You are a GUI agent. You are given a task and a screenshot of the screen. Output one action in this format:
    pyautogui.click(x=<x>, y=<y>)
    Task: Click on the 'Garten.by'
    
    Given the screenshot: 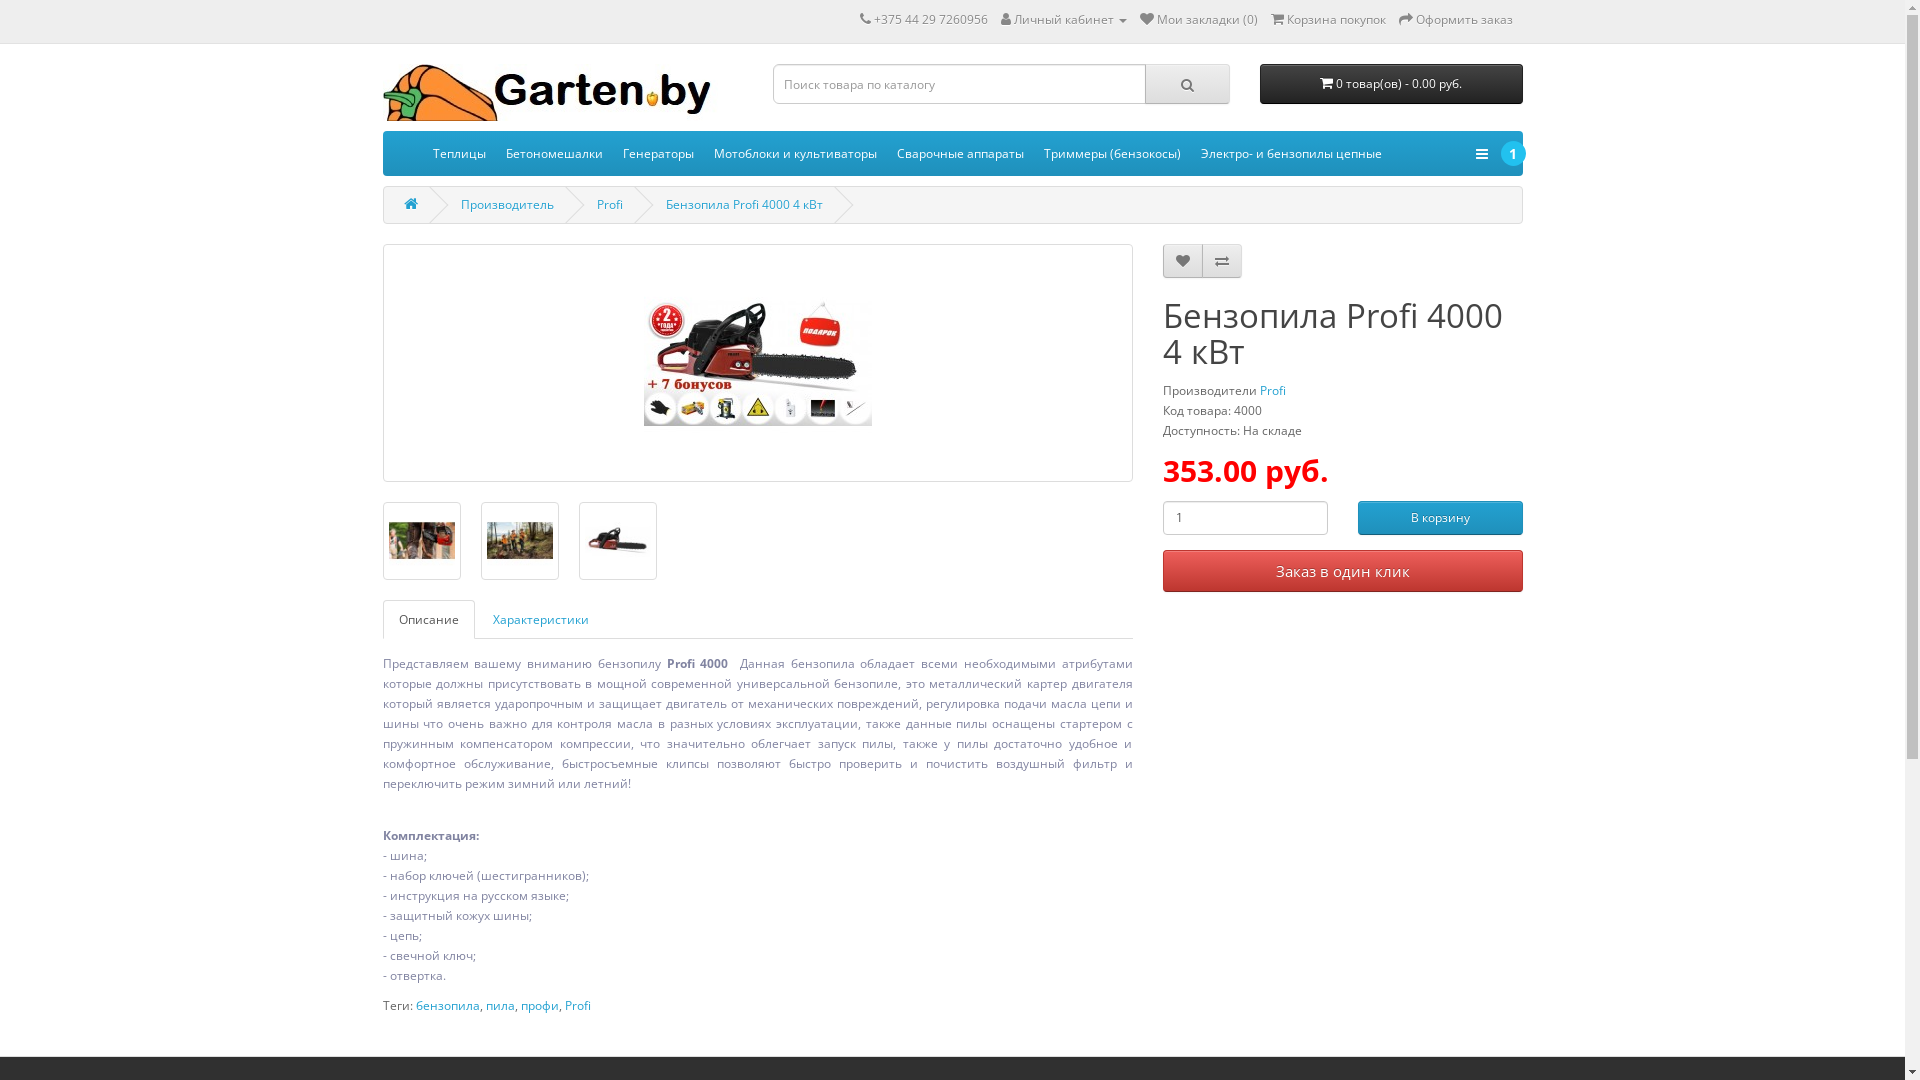 What is the action you would take?
    pyautogui.click(x=549, y=92)
    